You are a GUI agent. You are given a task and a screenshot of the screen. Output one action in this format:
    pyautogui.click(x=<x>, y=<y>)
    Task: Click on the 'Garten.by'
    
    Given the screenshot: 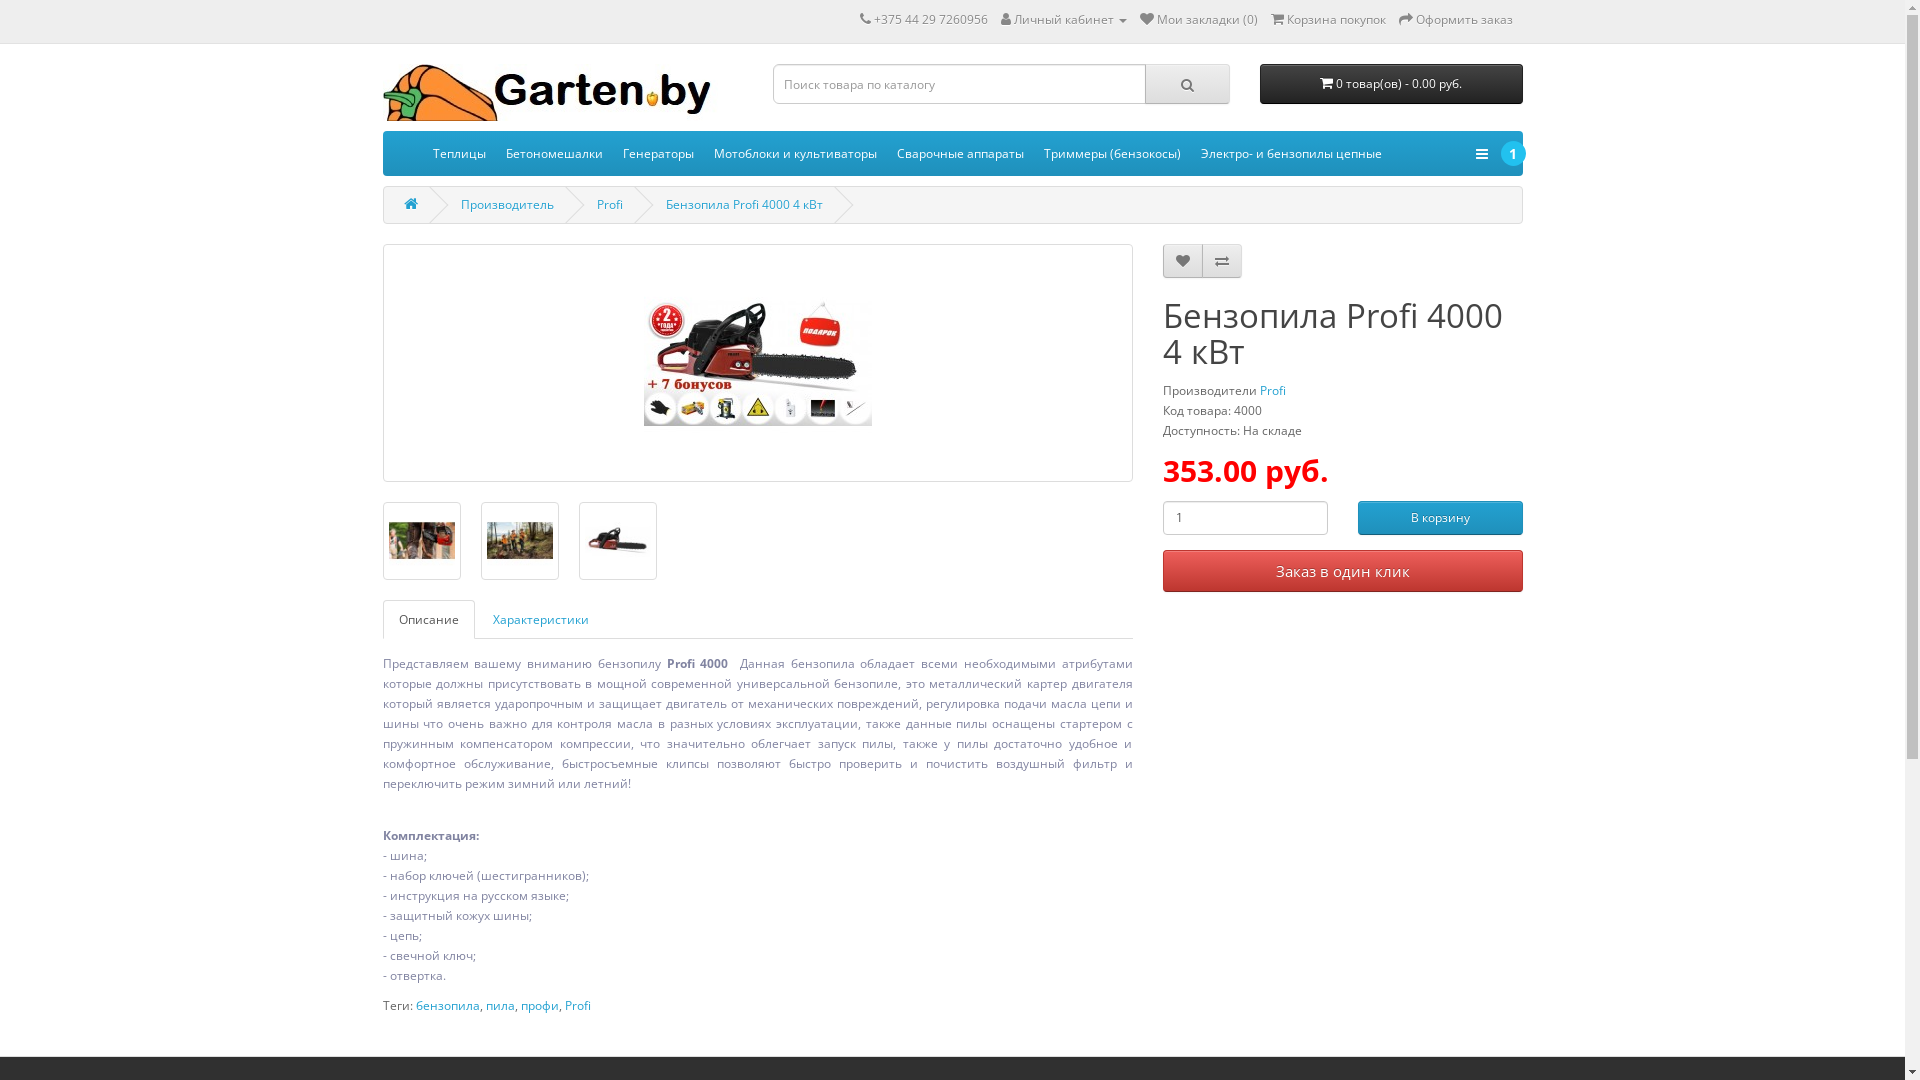 What is the action you would take?
    pyautogui.click(x=549, y=92)
    